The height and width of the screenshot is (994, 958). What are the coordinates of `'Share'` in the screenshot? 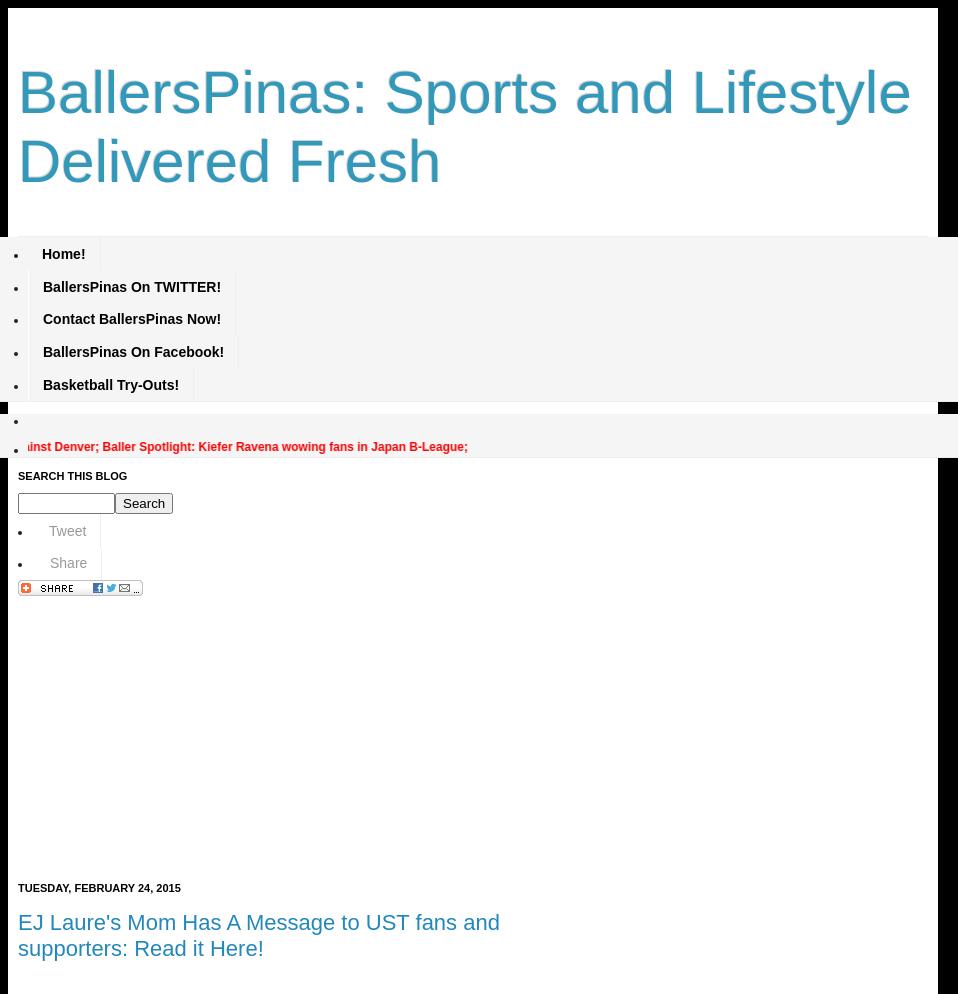 It's located at (67, 562).